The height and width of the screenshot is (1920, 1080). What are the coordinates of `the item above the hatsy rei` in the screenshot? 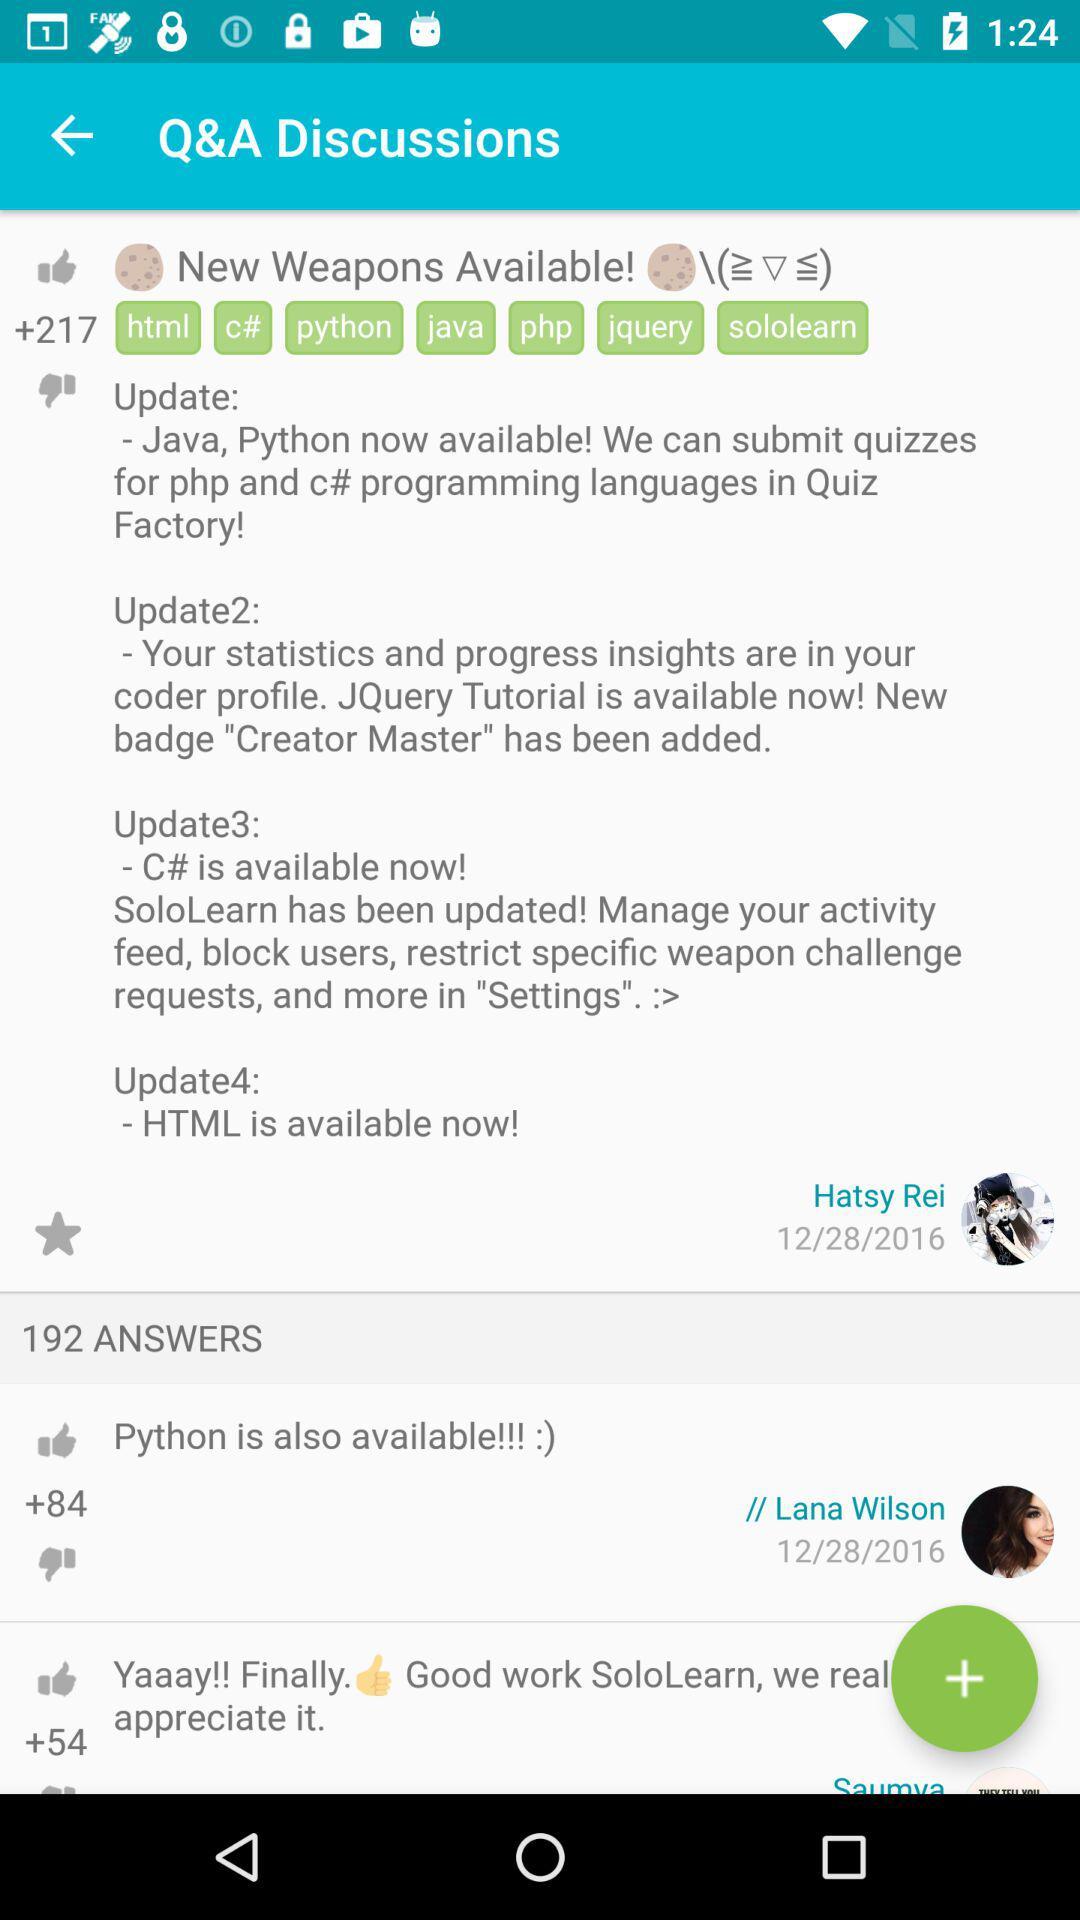 It's located at (549, 757).